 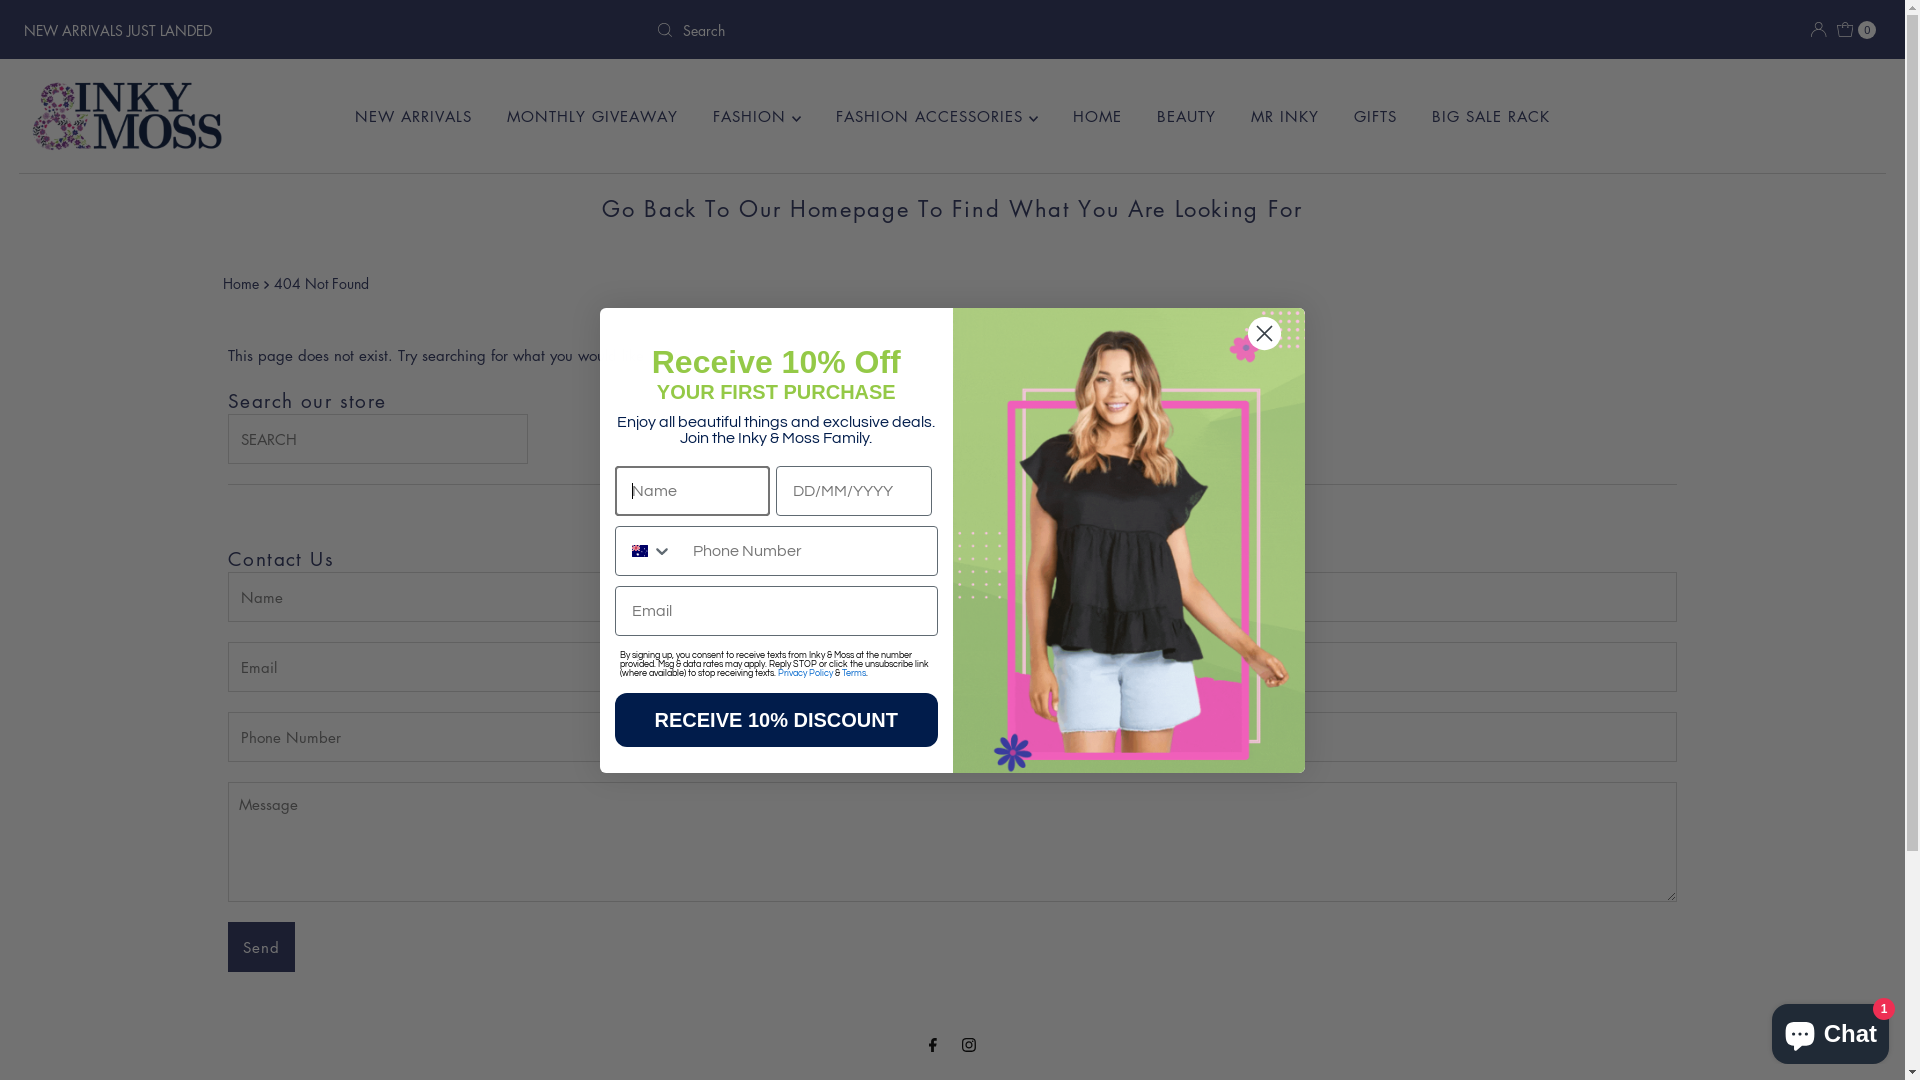 I want to click on 'Send', so click(x=260, y=946).